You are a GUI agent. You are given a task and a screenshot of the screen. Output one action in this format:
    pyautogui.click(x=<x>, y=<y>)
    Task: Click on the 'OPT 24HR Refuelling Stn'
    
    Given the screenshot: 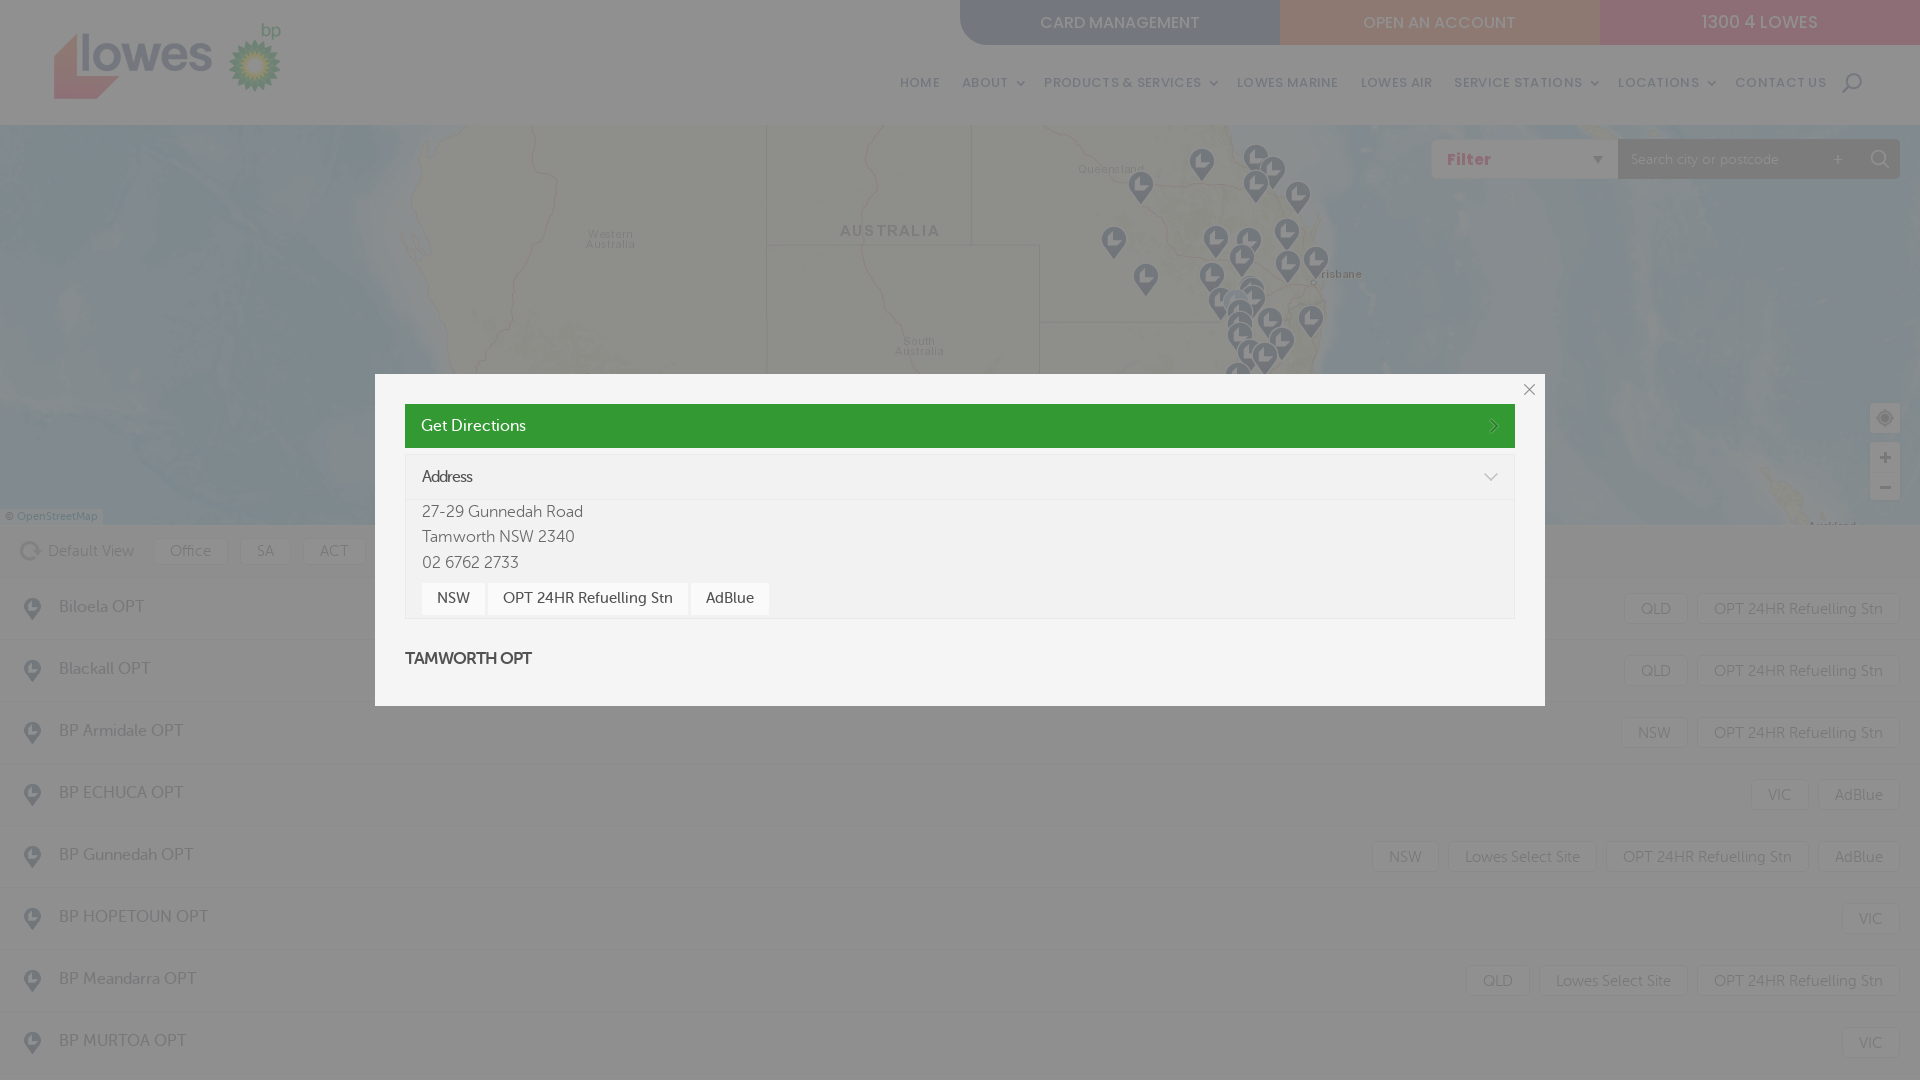 What is the action you would take?
    pyautogui.click(x=587, y=597)
    